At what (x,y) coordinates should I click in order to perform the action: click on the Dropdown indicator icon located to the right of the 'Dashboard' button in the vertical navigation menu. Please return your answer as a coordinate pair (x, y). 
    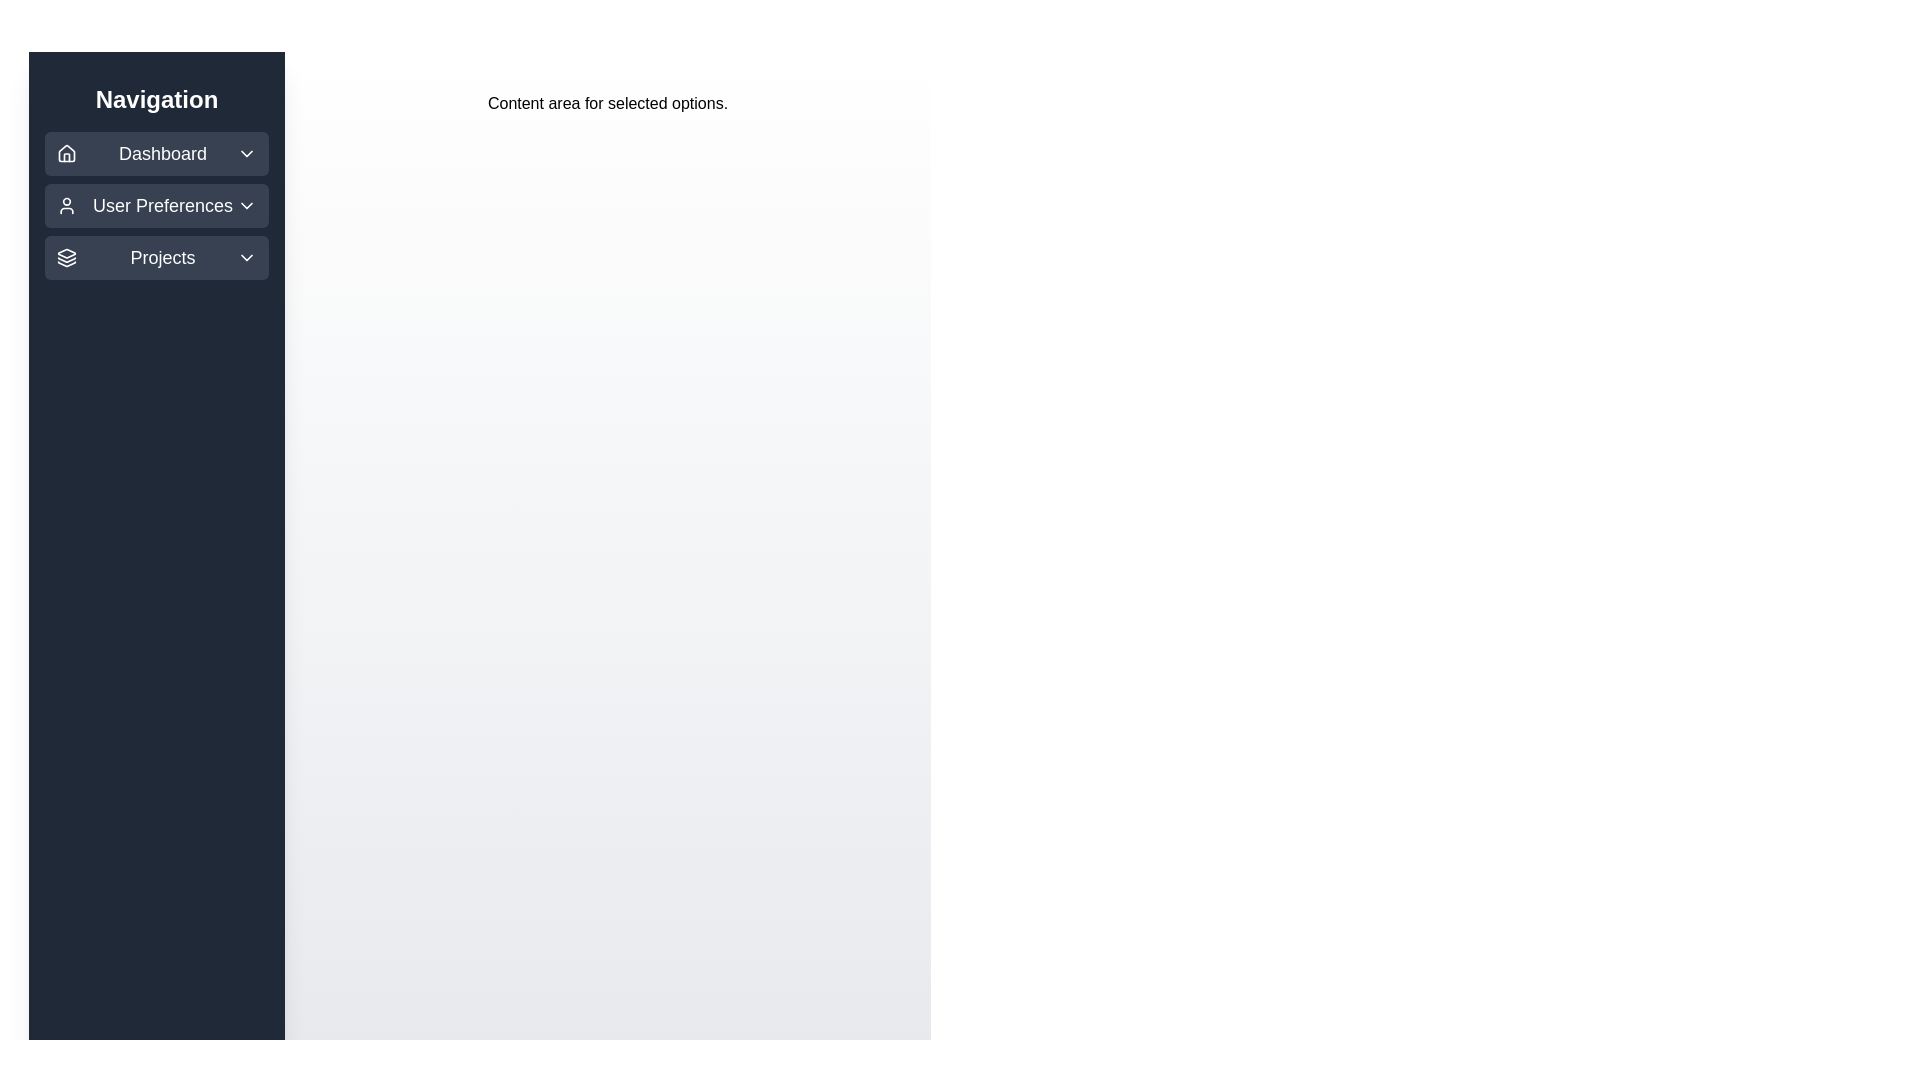
    Looking at the image, I should click on (245, 153).